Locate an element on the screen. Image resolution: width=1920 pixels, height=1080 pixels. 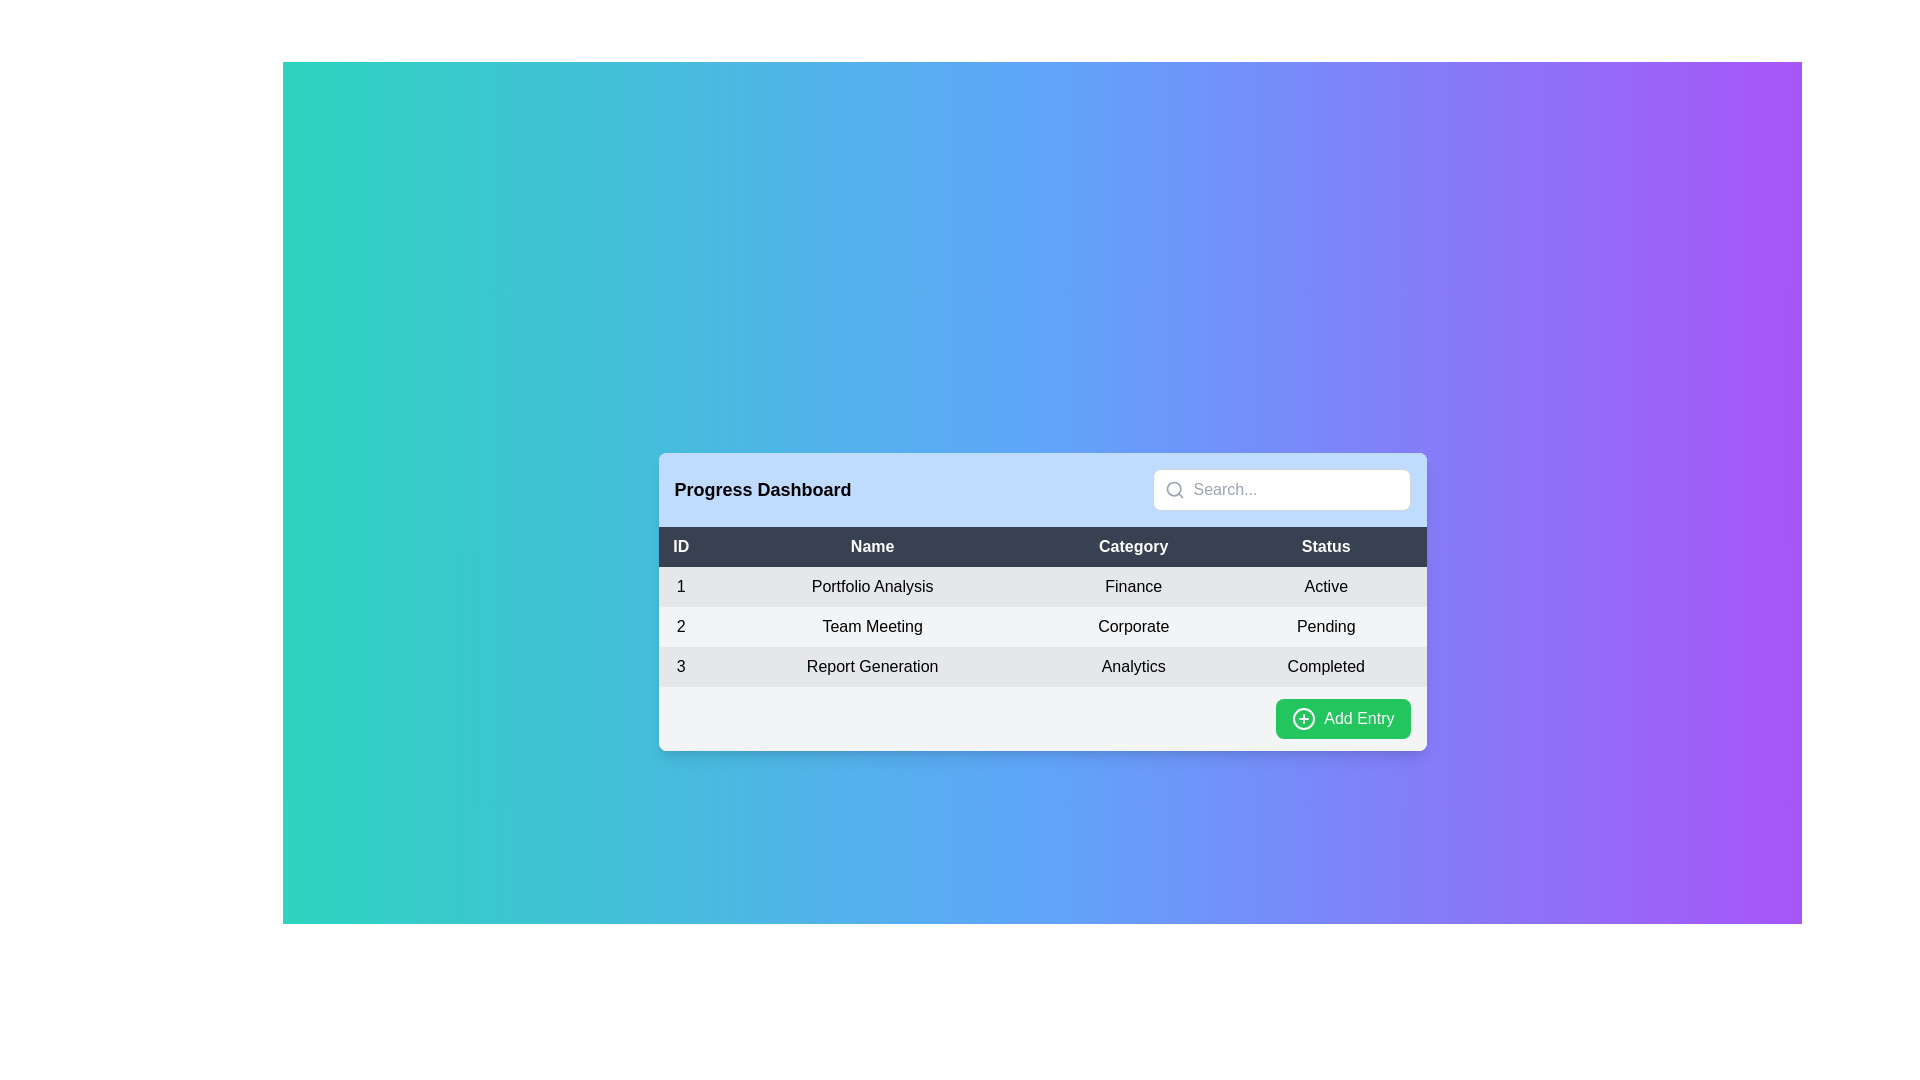
the status text label indicating the status of the 'Portfolio Analysis' entry in the table is located at coordinates (1326, 585).